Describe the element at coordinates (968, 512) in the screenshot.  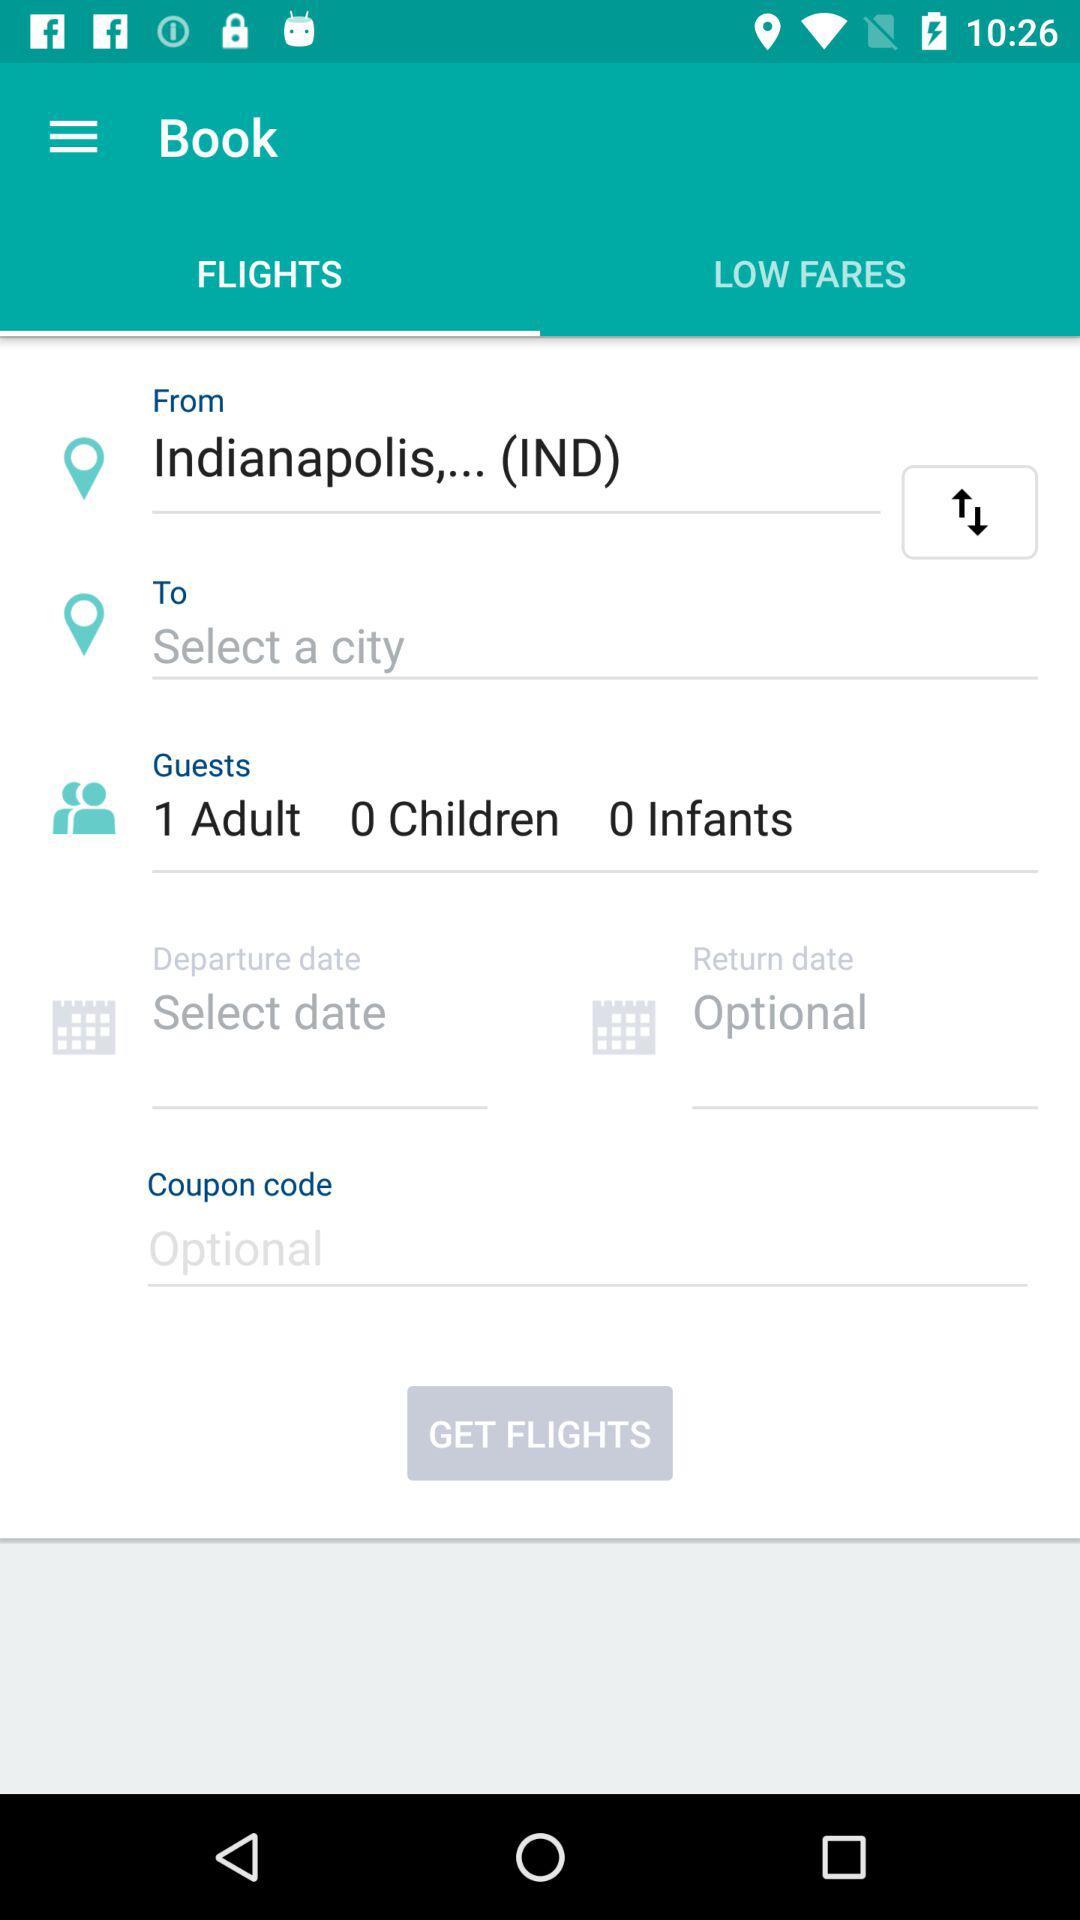
I see `flip location button` at that location.